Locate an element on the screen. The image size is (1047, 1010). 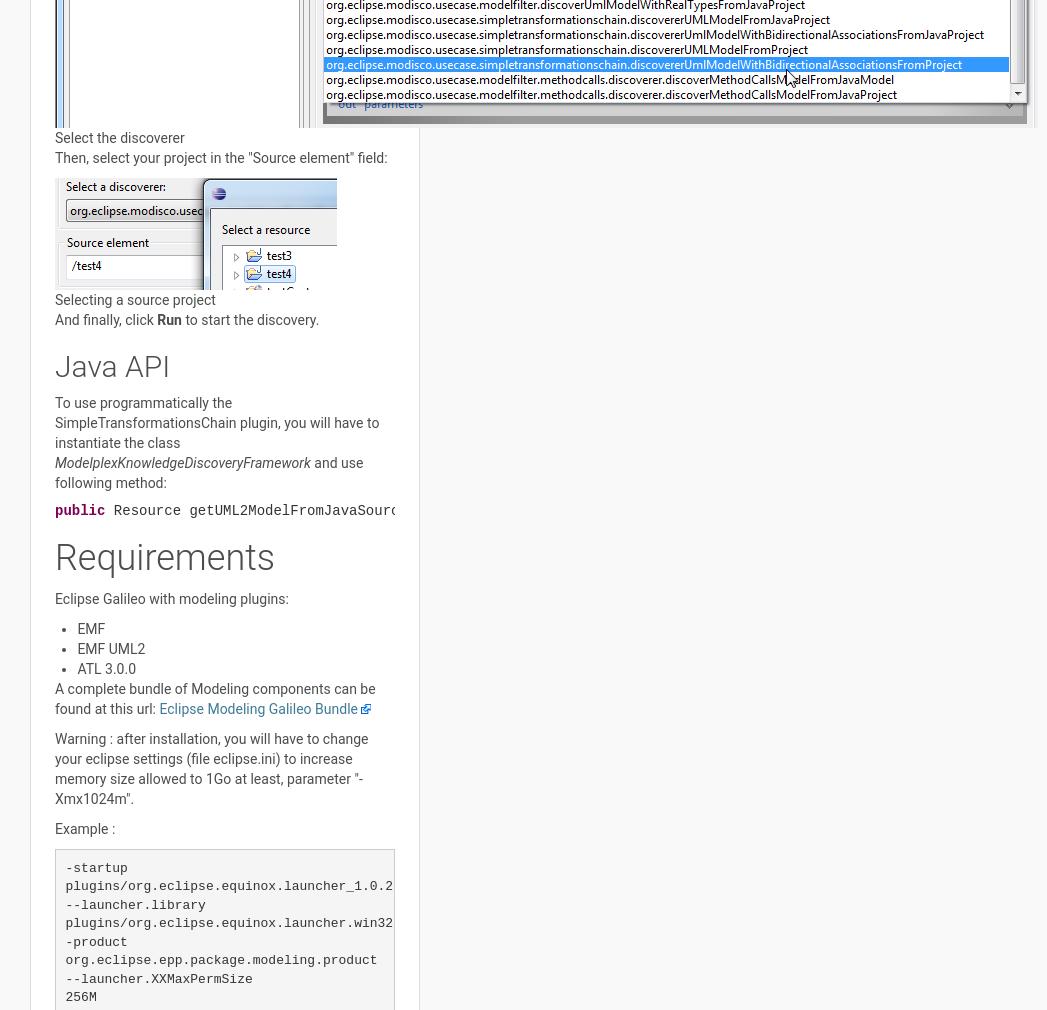
'Eclipse Galileo with modeling plugins:' is located at coordinates (171, 598).